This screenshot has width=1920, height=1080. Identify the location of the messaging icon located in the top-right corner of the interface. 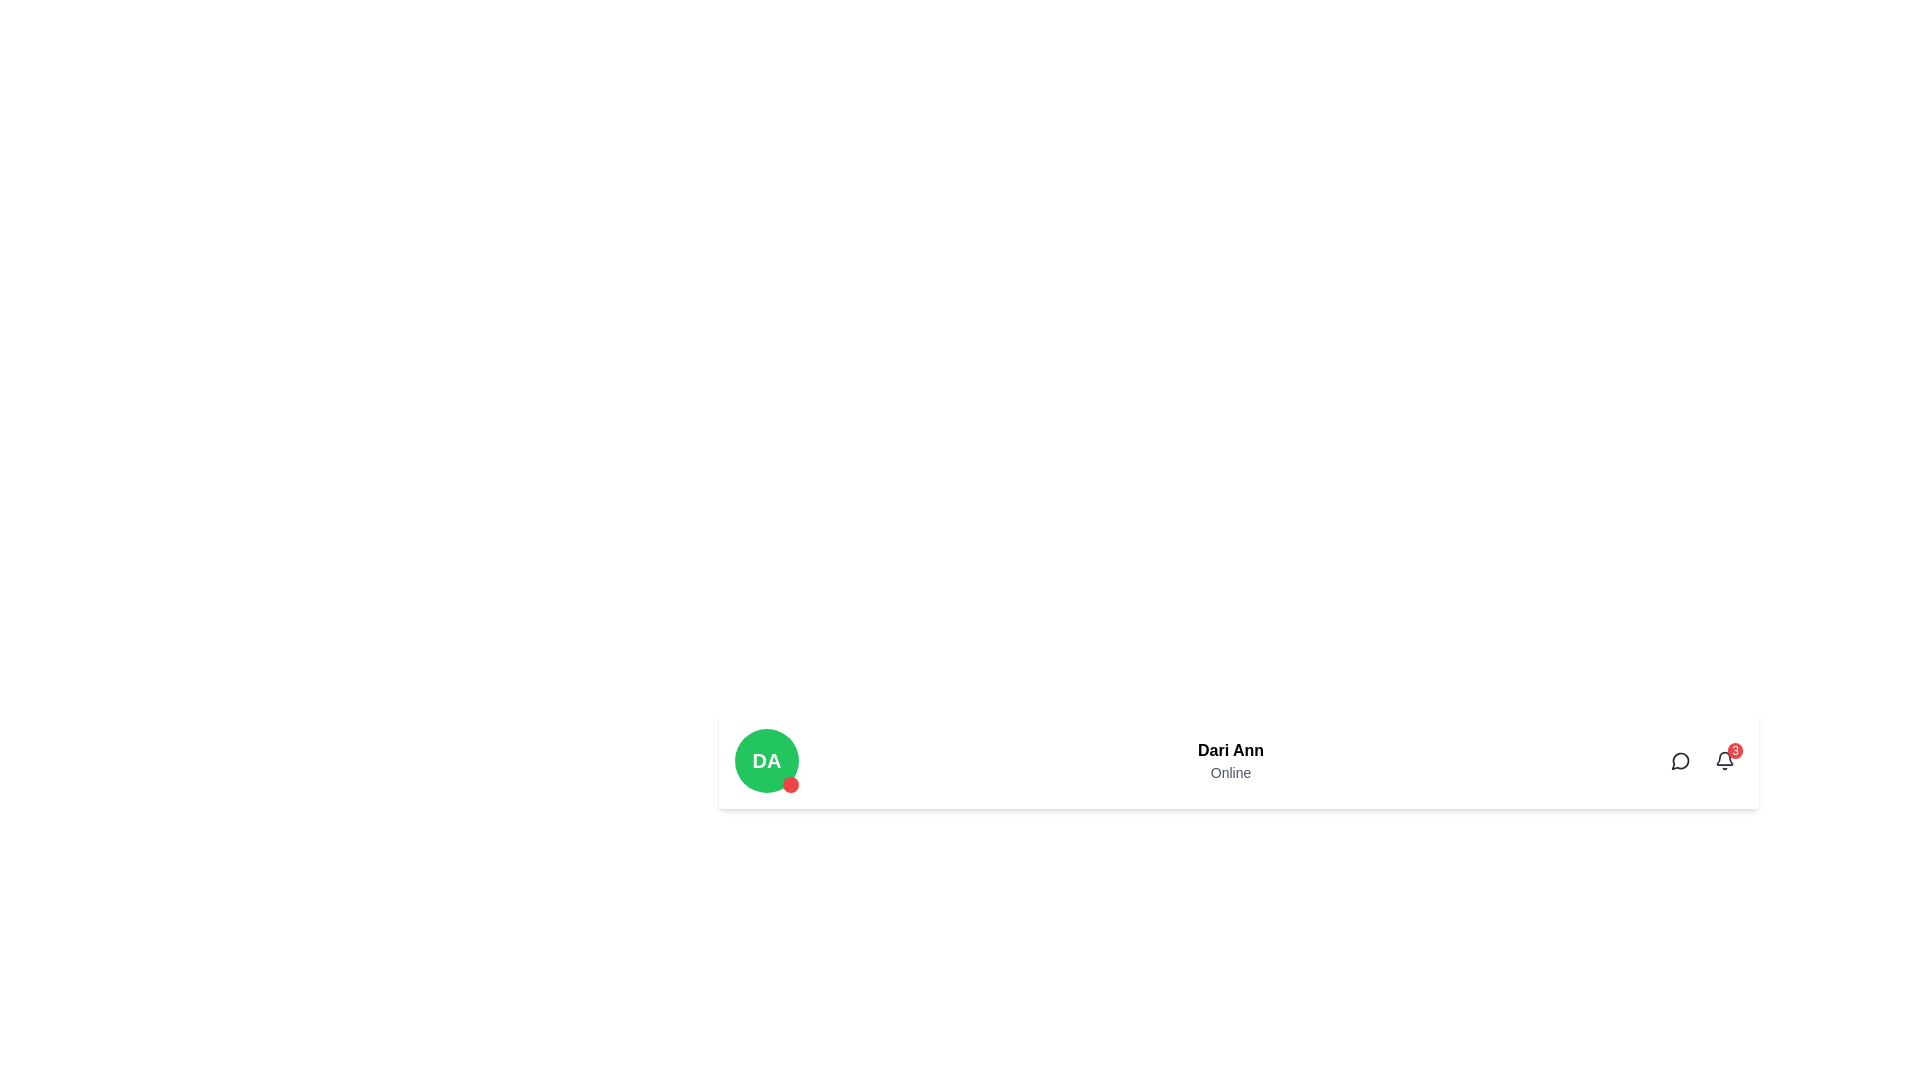
(1680, 760).